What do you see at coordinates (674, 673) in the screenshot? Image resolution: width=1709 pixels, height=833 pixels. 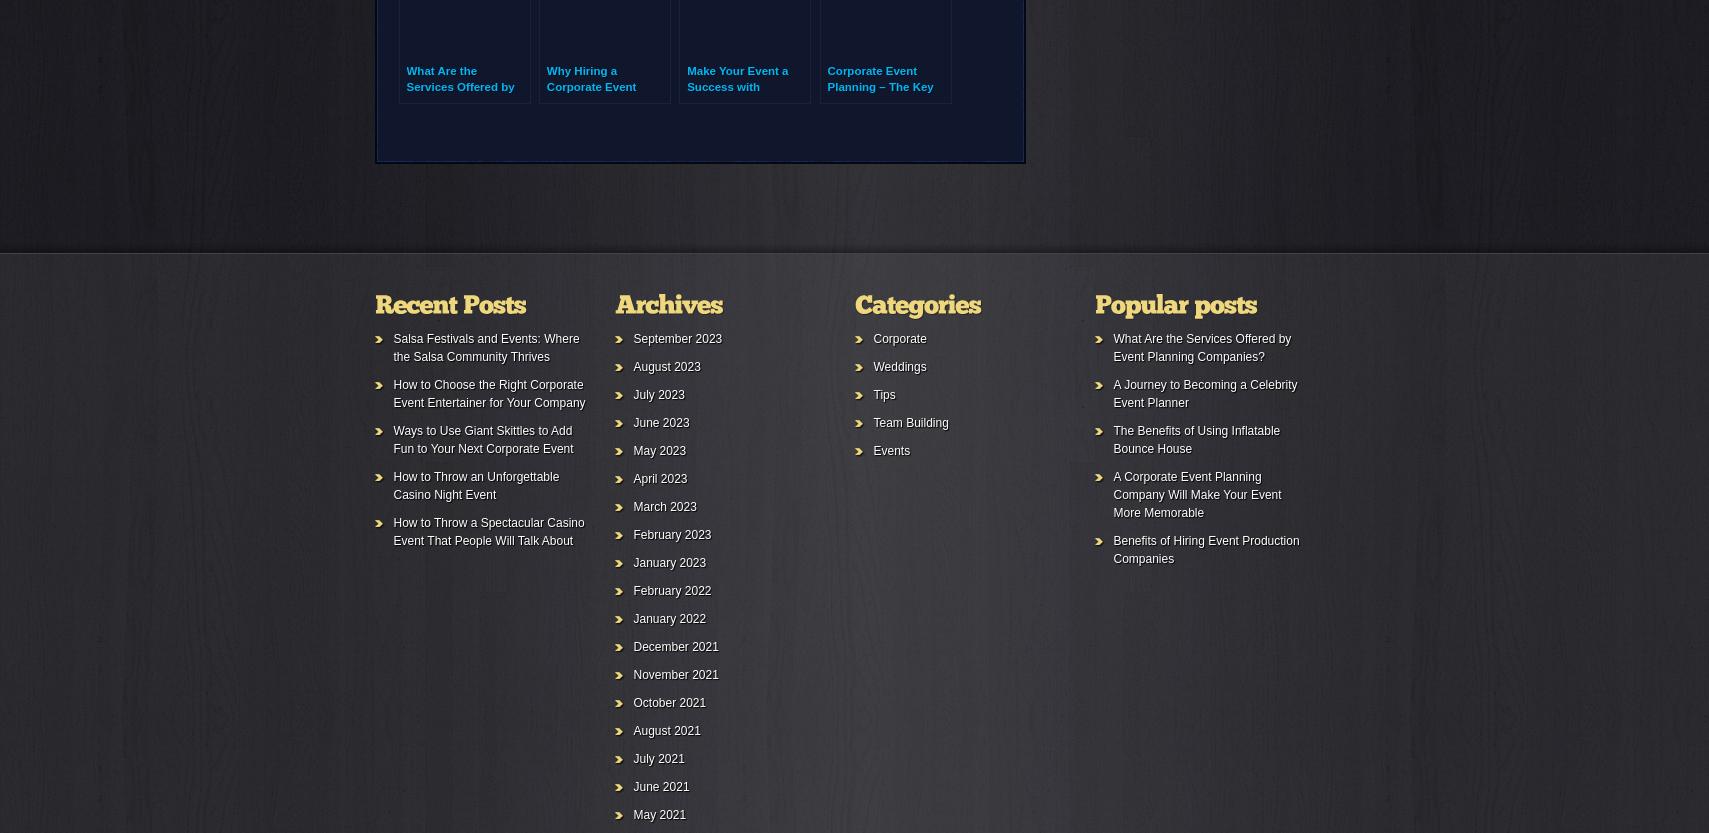 I see `'November 2021'` at bounding box center [674, 673].